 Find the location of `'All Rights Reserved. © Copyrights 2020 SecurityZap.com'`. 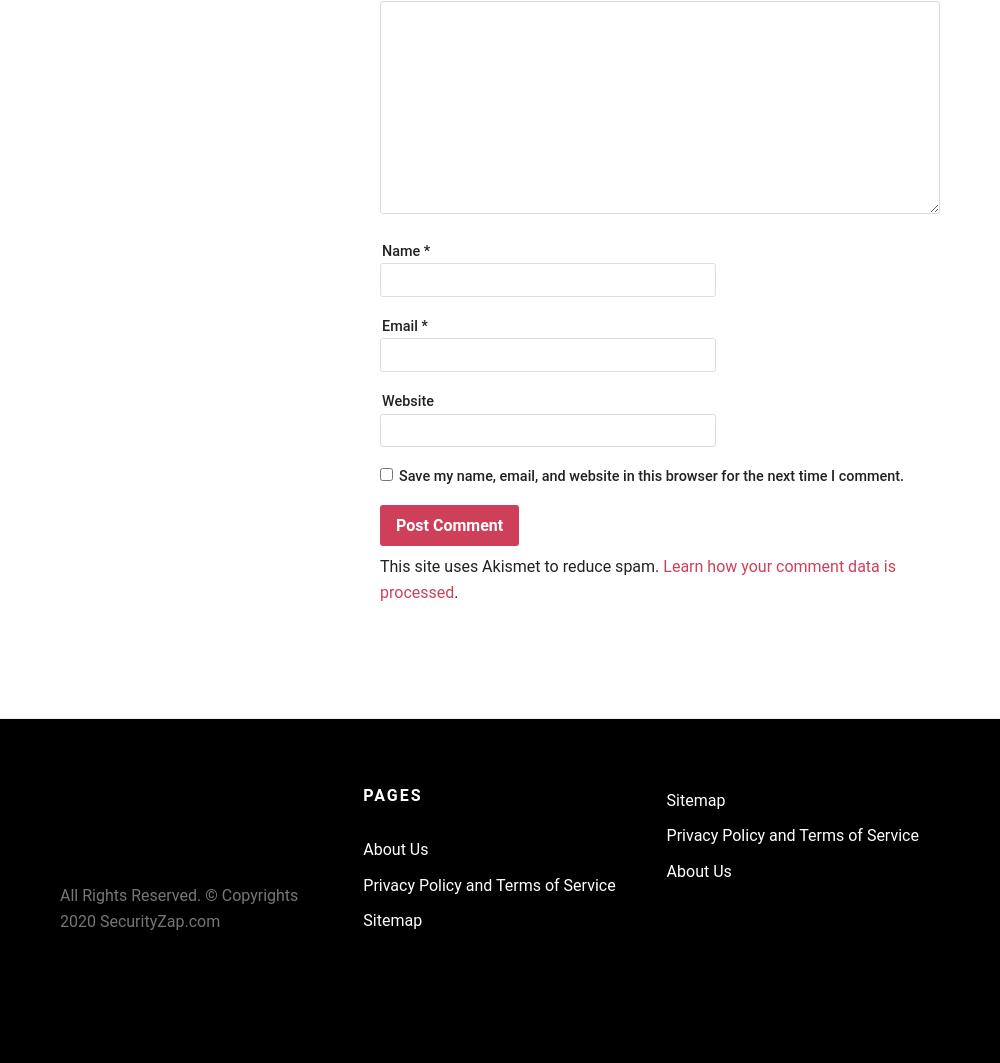

'All Rights Reserved. © Copyrights 2020 SecurityZap.com' is located at coordinates (60, 907).